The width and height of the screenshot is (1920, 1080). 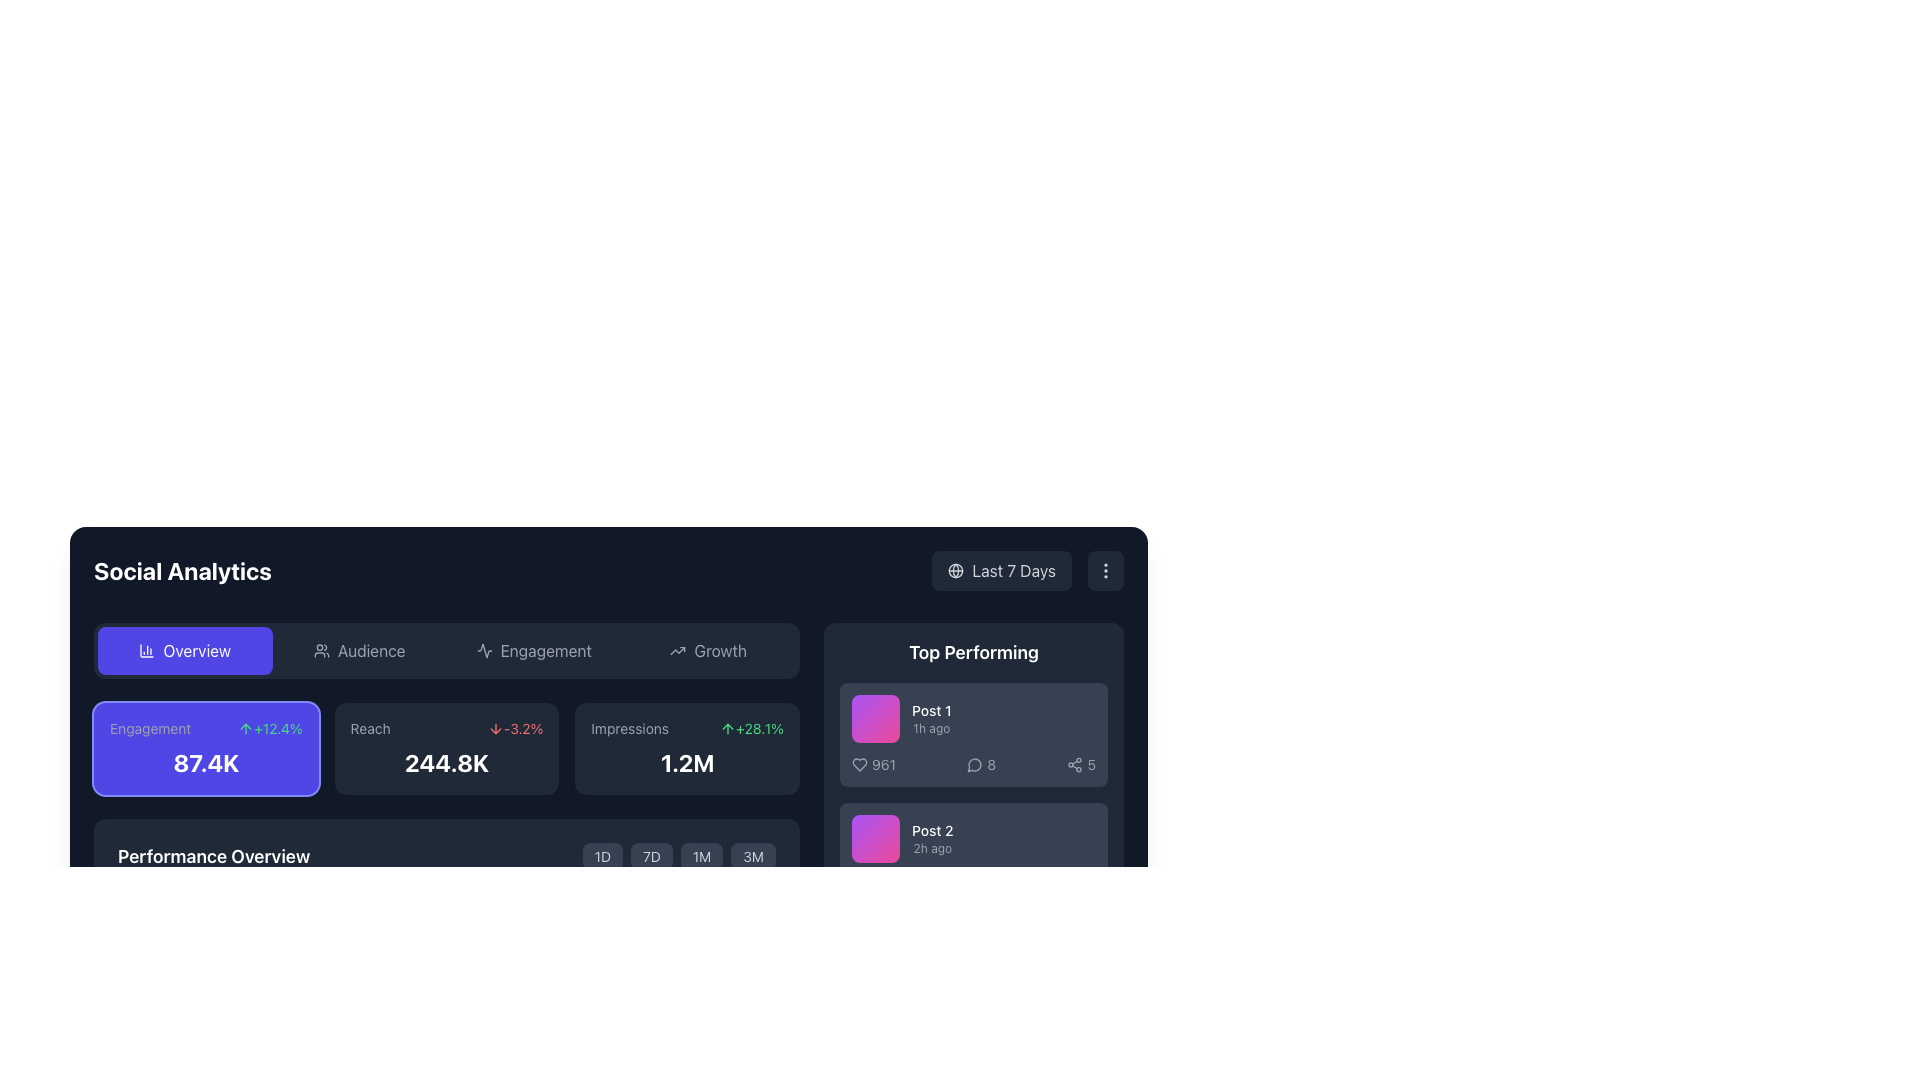 I want to click on the rectangular button with a dark gray background and light gray text reading 'Last 7 Days', which includes a globe icon to the left, so click(x=1002, y=570).